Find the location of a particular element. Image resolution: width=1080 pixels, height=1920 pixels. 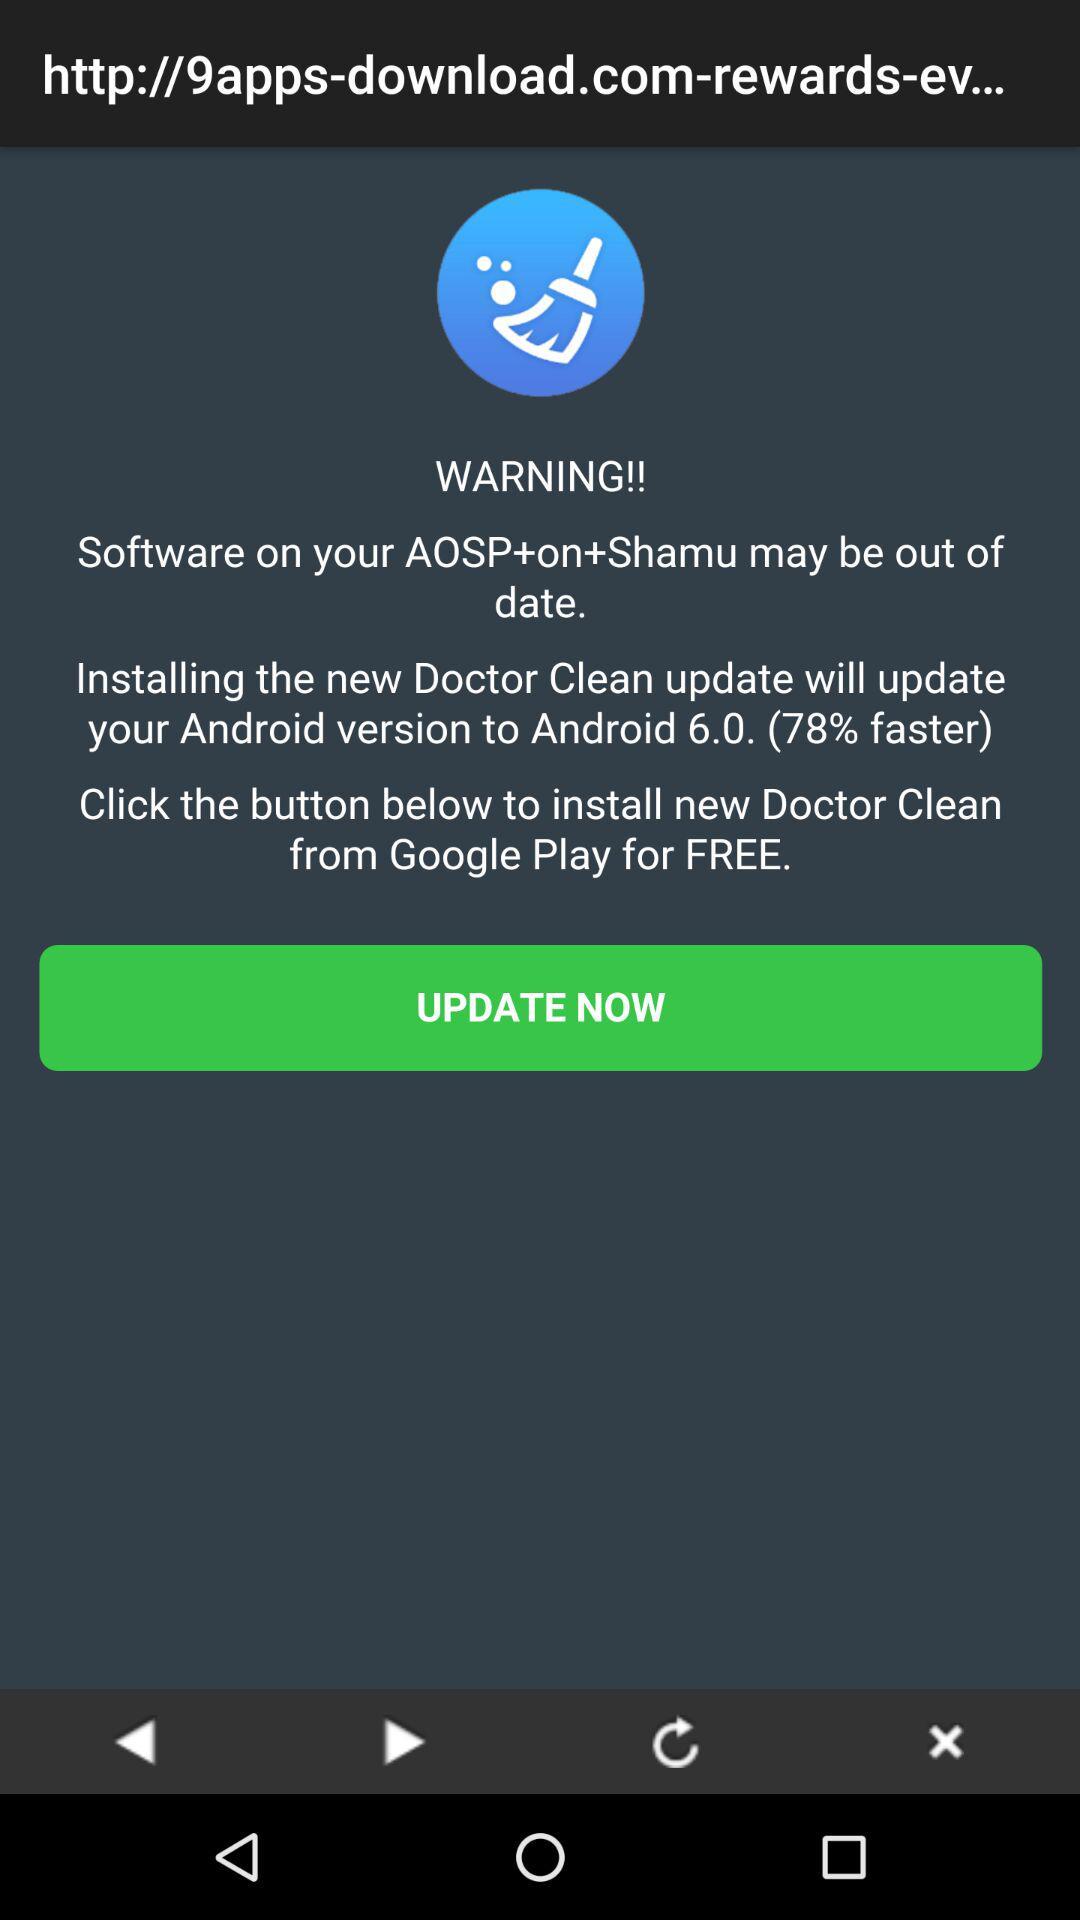

tab is located at coordinates (945, 1740).